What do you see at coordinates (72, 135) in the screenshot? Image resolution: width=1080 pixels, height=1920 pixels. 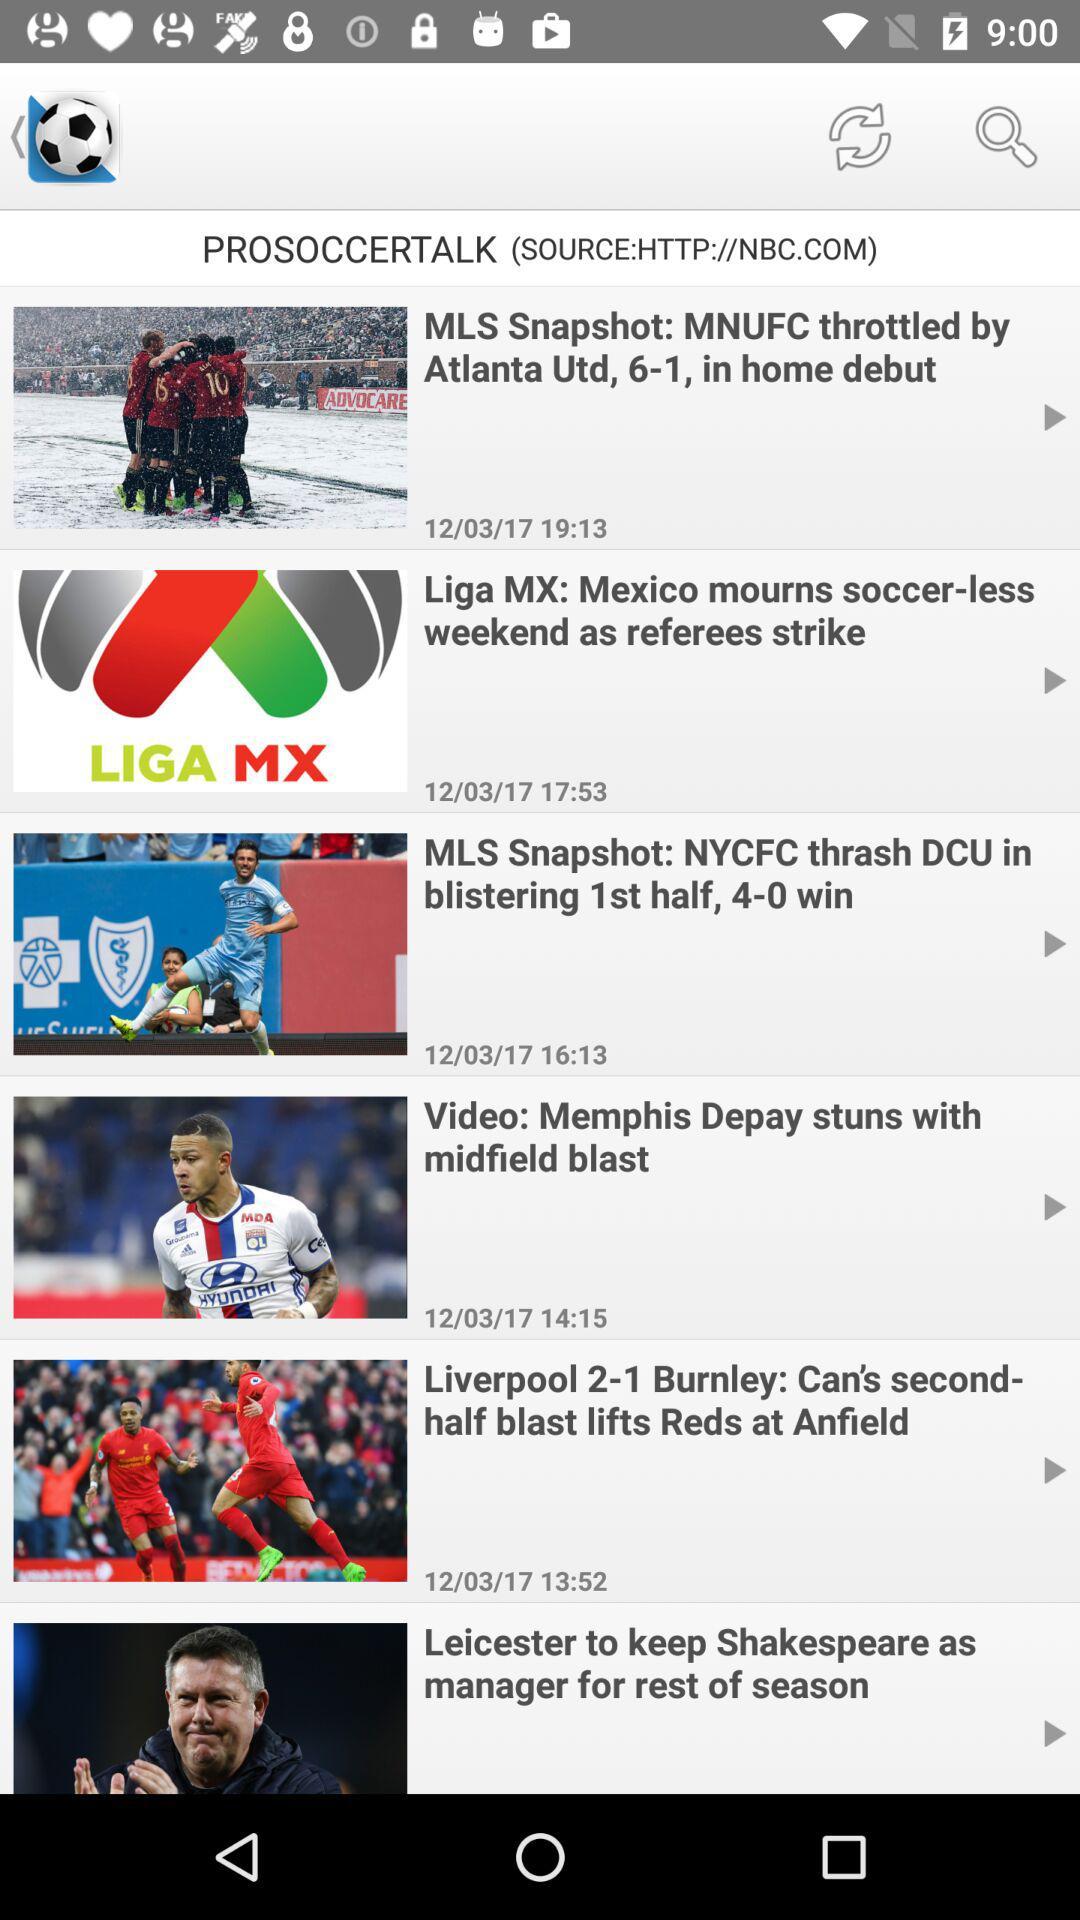 I see `the icon to the left of the prosoccertalk item` at bounding box center [72, 135].